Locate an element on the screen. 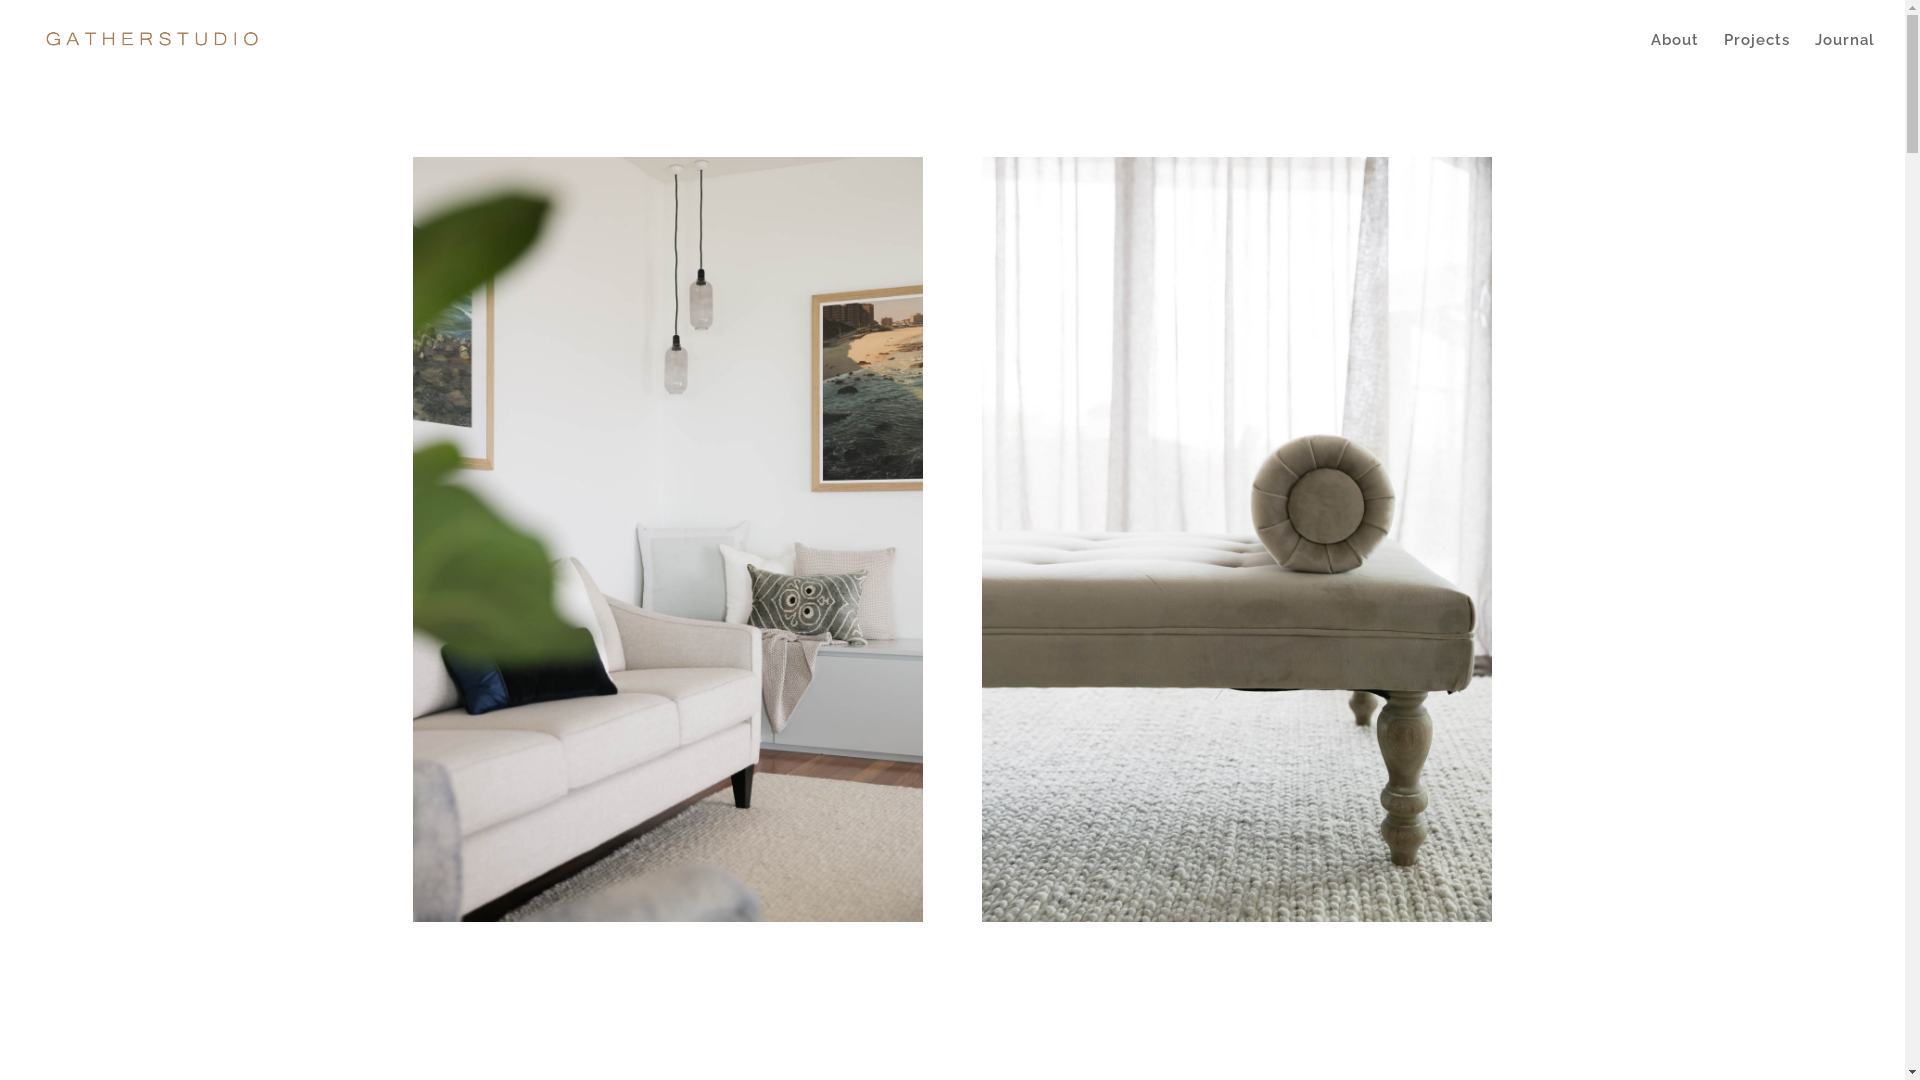 The image size is (1920, 1080). 'About' is located at coordinates (1651, 55).